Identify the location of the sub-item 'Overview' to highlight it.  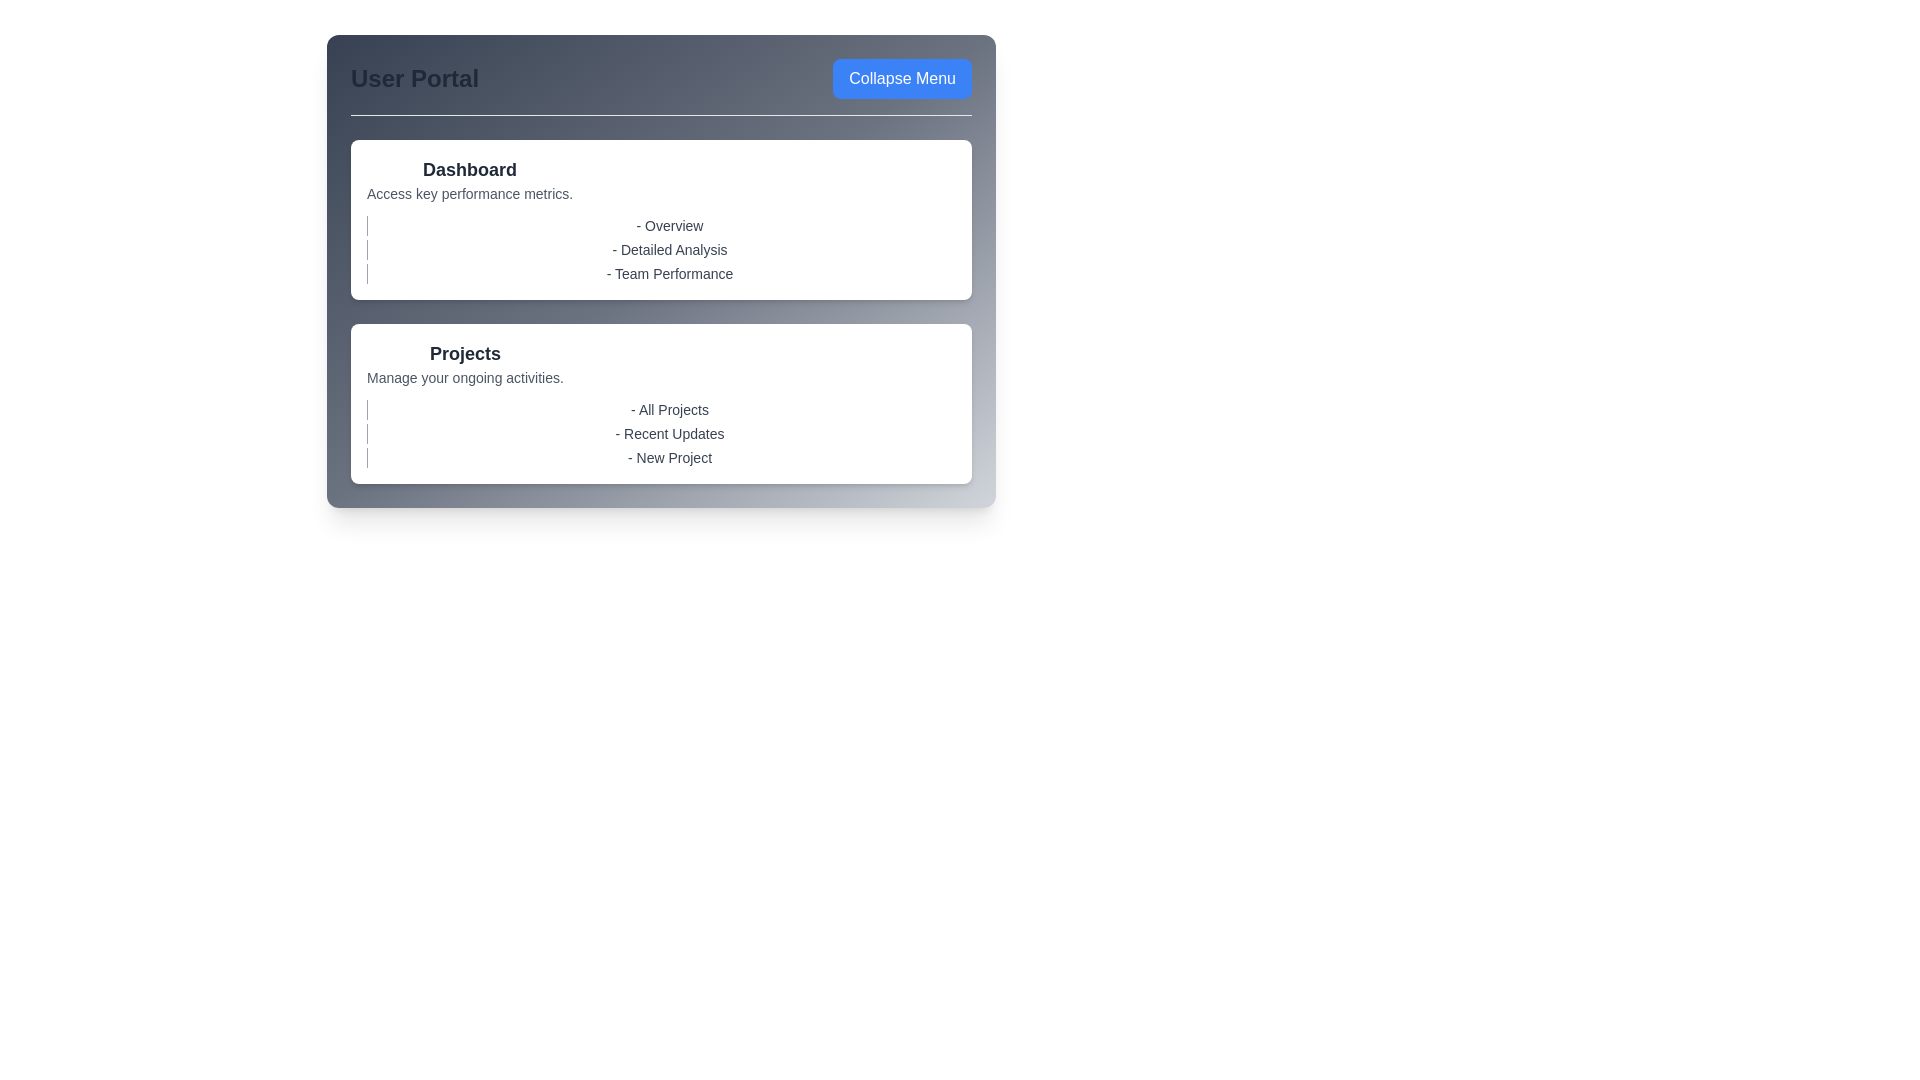
(661, 225).